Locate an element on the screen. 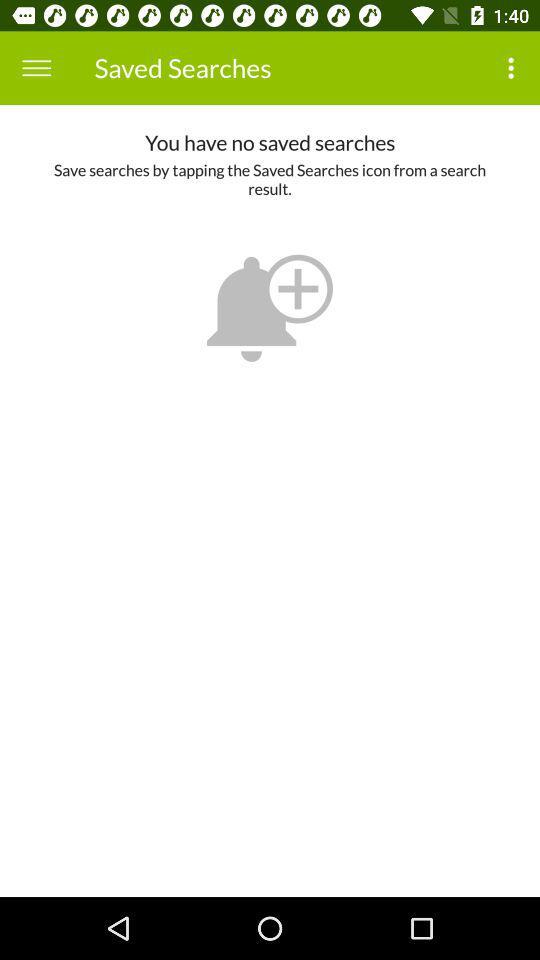 The width and height of the screenshot is (540, 960). the icon at the top left corner is located at coordinates (36, 68).